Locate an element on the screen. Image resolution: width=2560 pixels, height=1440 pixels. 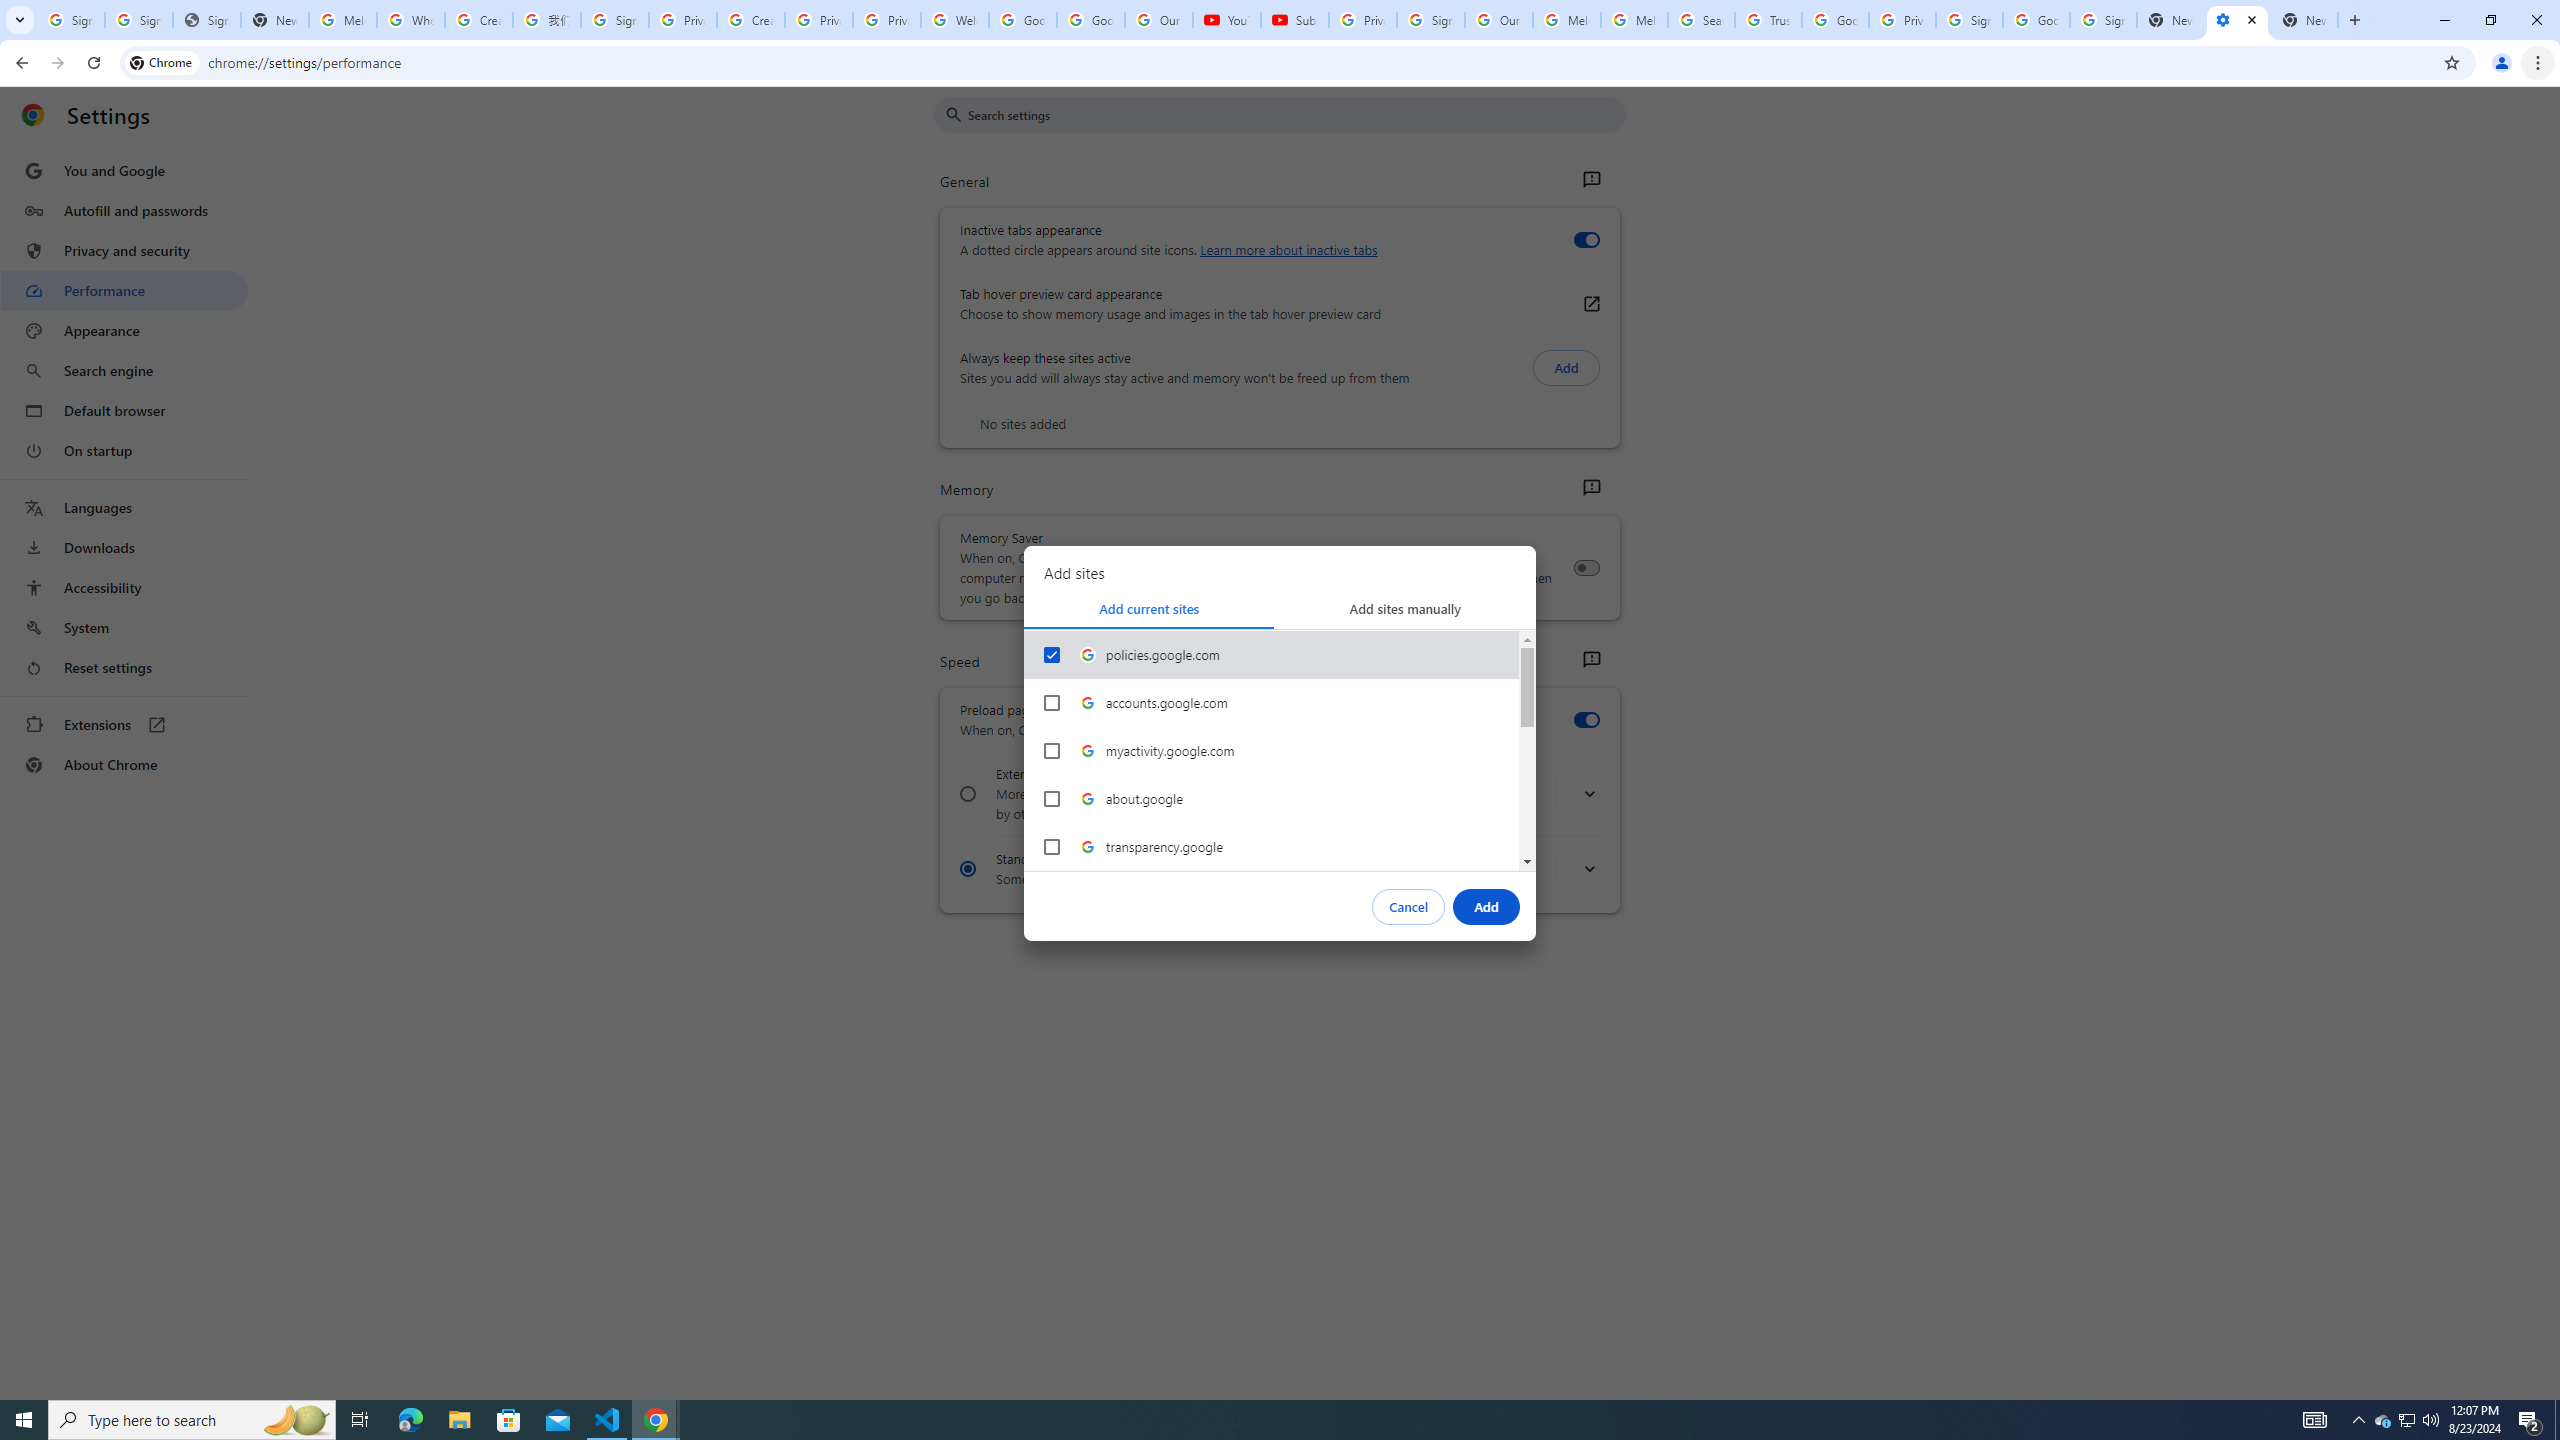
'Trusted Information and Content - Google Safety Center' is located at coordinates (1766, 19).